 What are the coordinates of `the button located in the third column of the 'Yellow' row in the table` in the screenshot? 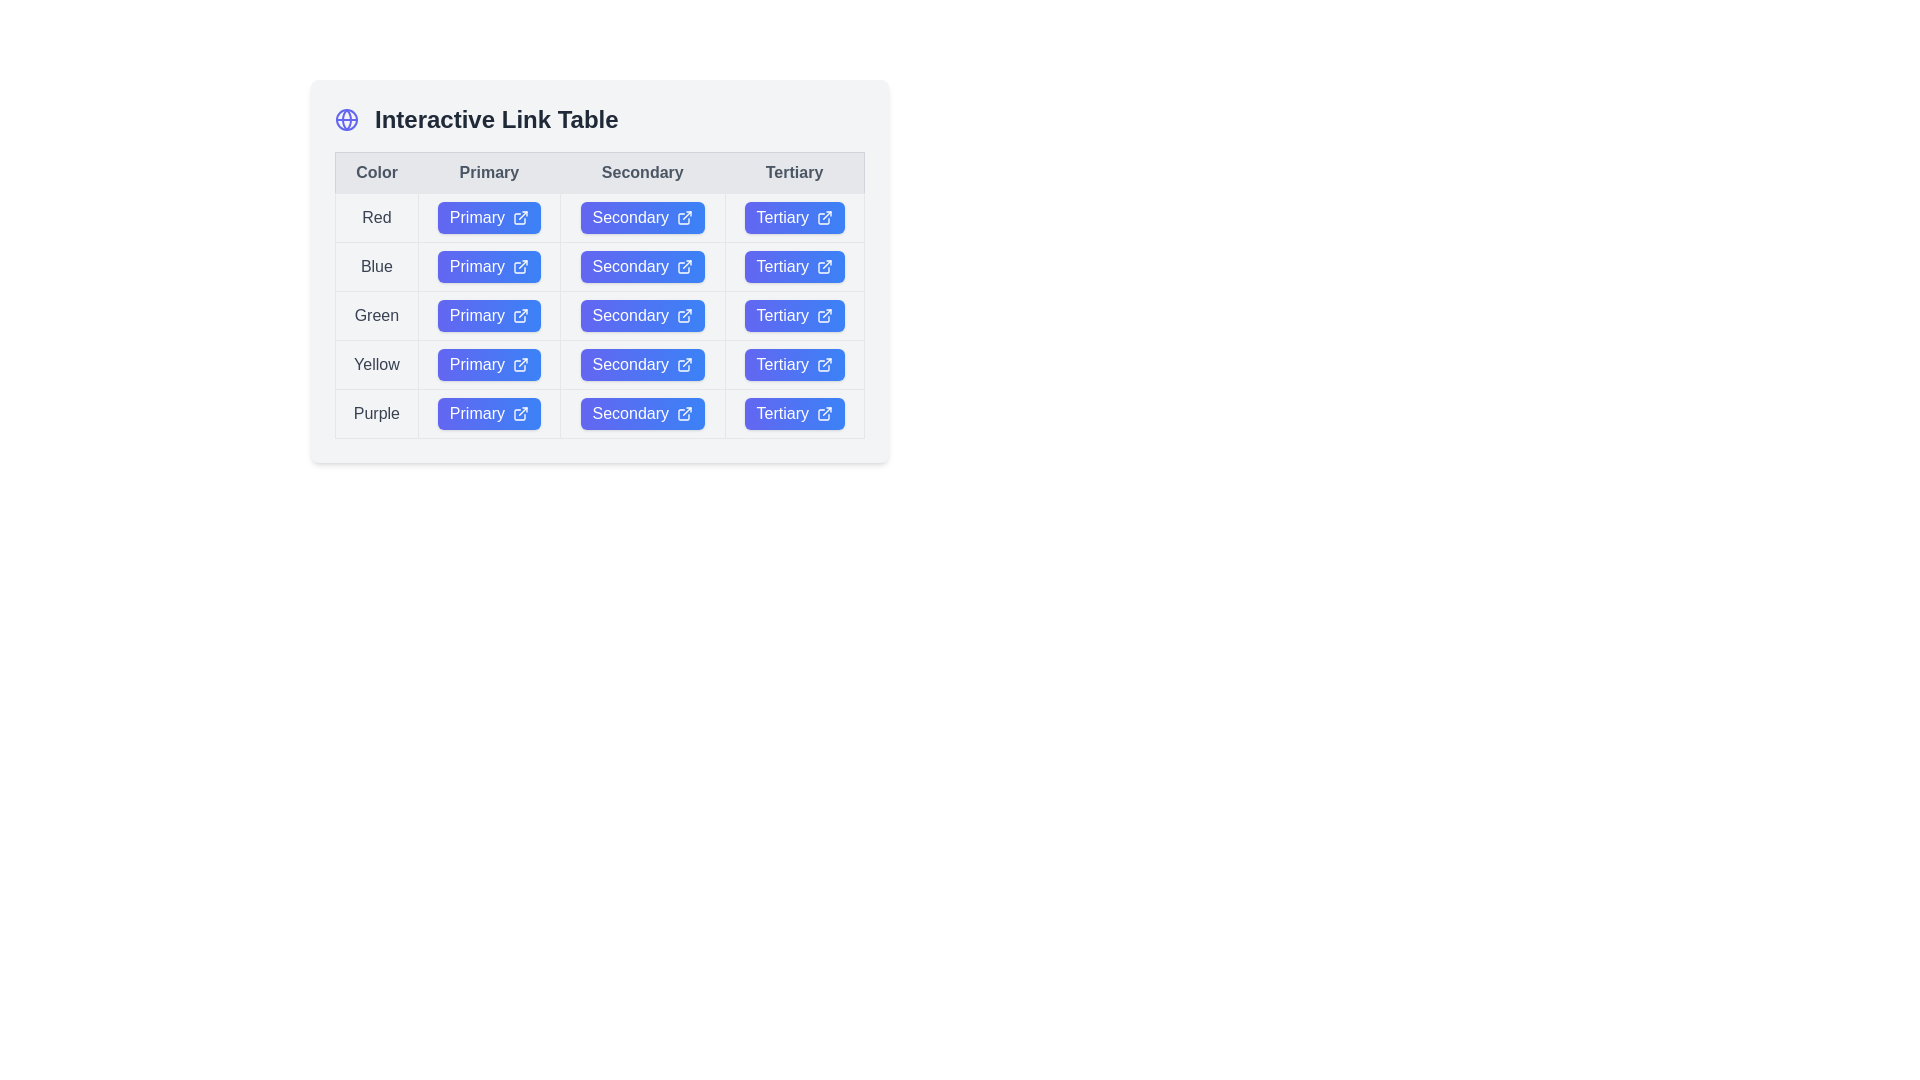 It's located at (642, 365).